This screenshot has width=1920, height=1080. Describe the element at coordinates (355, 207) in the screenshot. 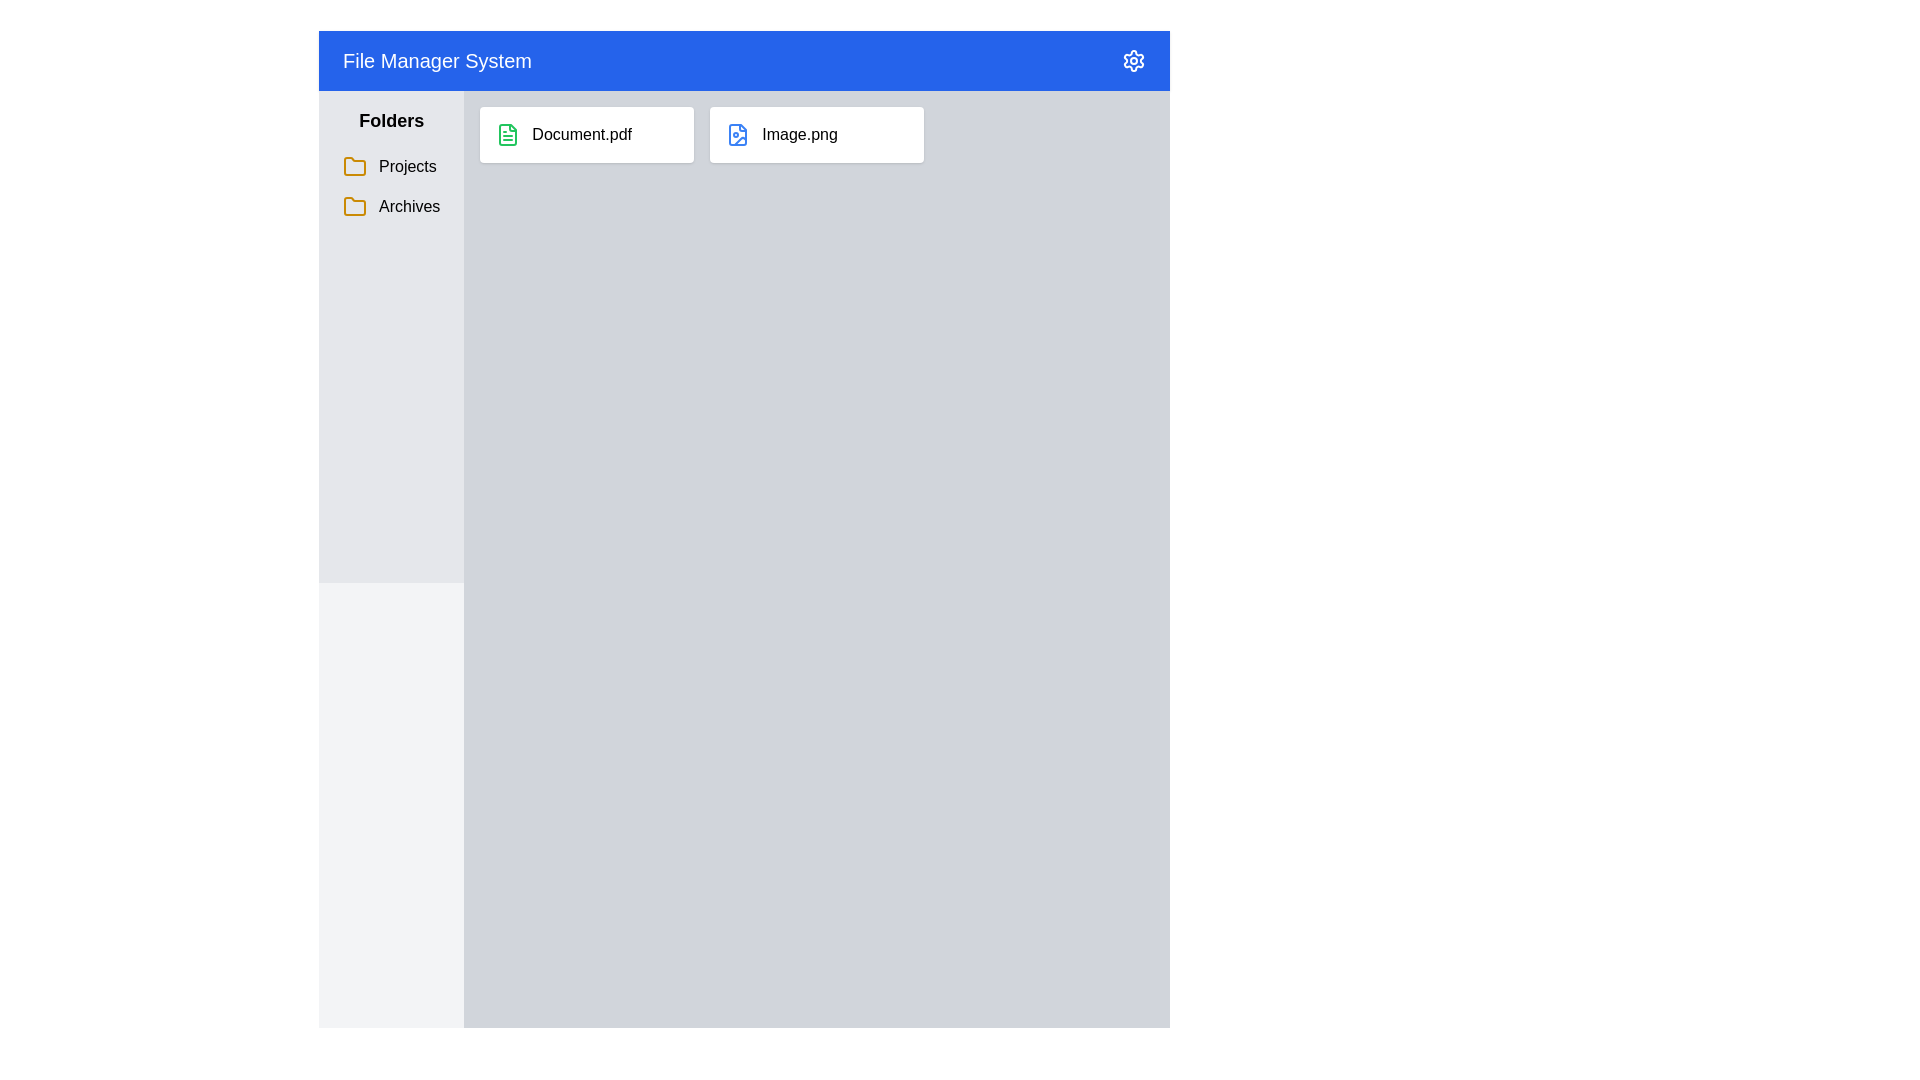

I see `the yellowish folder icon located in the navigation panel to the left of the 'Archives' text` at that location.